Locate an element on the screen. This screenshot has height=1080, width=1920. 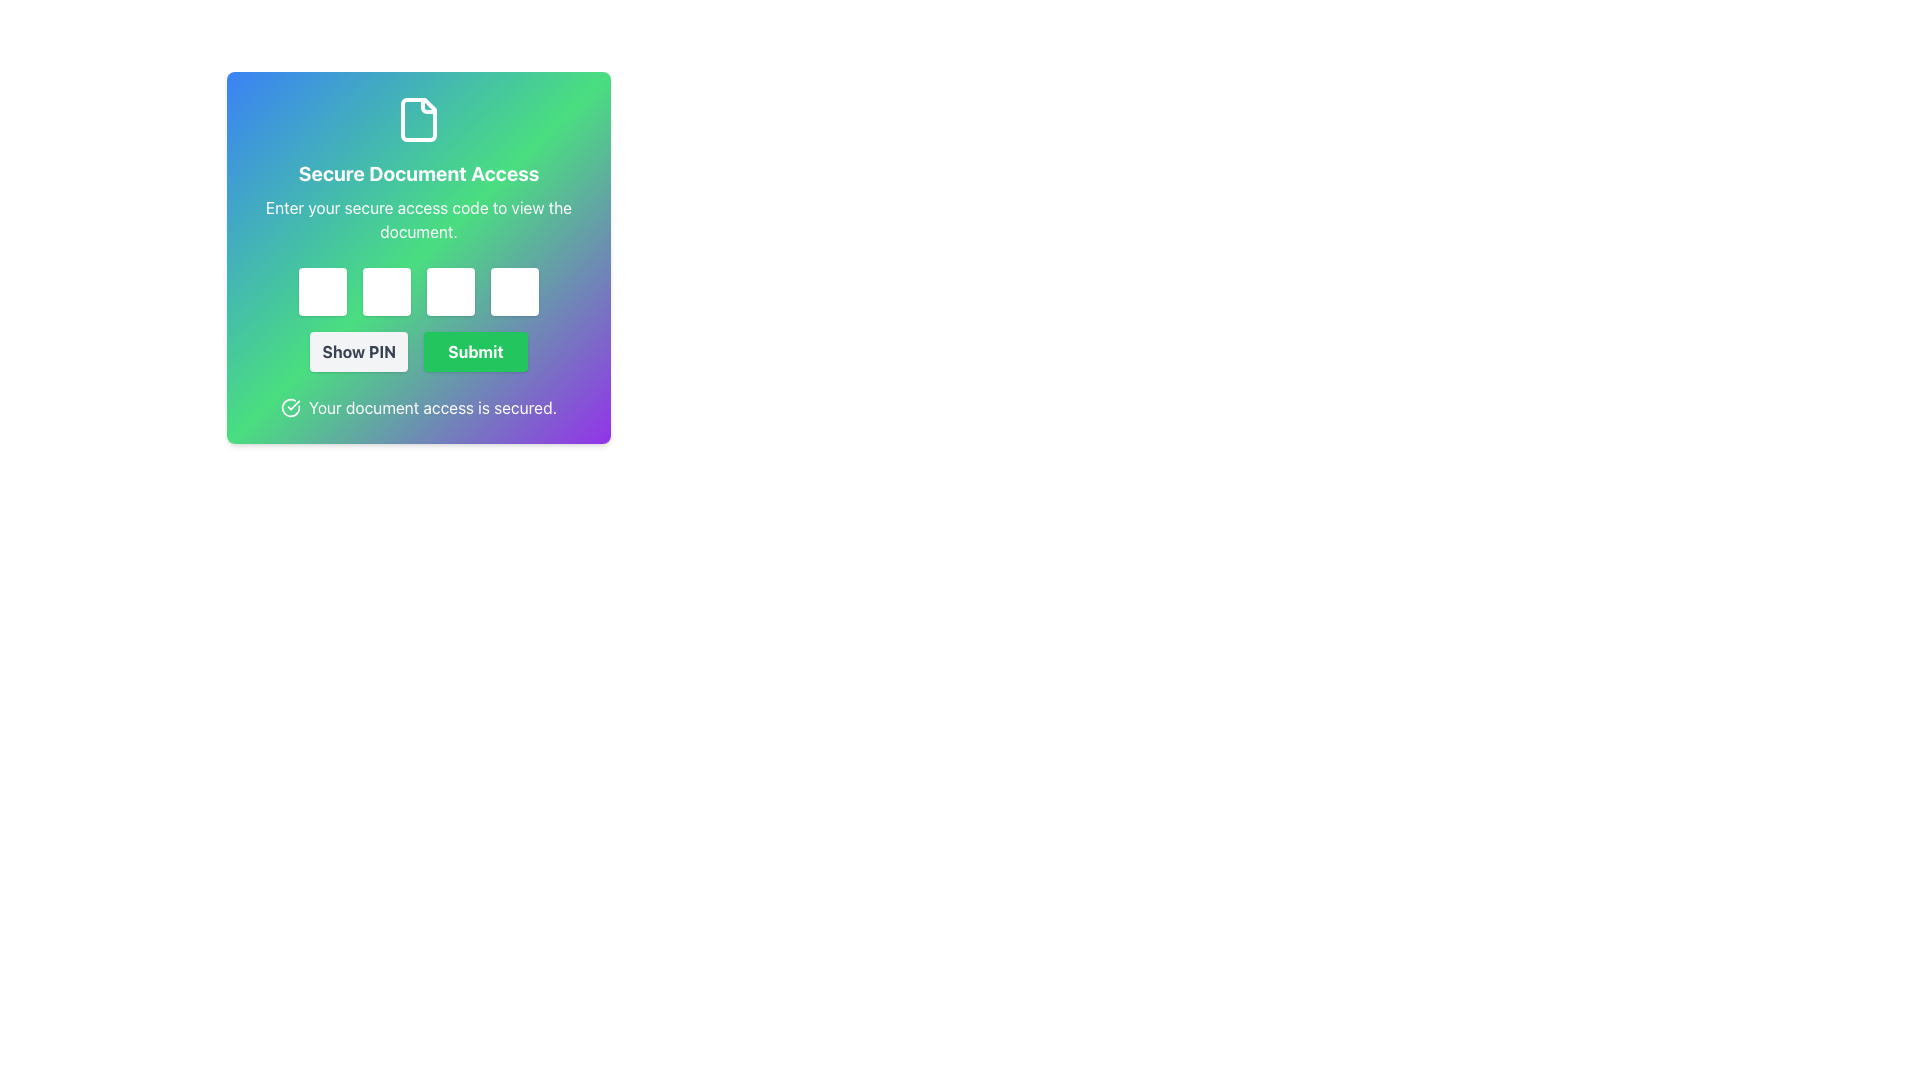
the Text Label (Heading) displaying 'Secure Document Access' in bold, extra-large white font, which is positioned beneath the document icon and above the instructional text is located at coordinates (417, 172).